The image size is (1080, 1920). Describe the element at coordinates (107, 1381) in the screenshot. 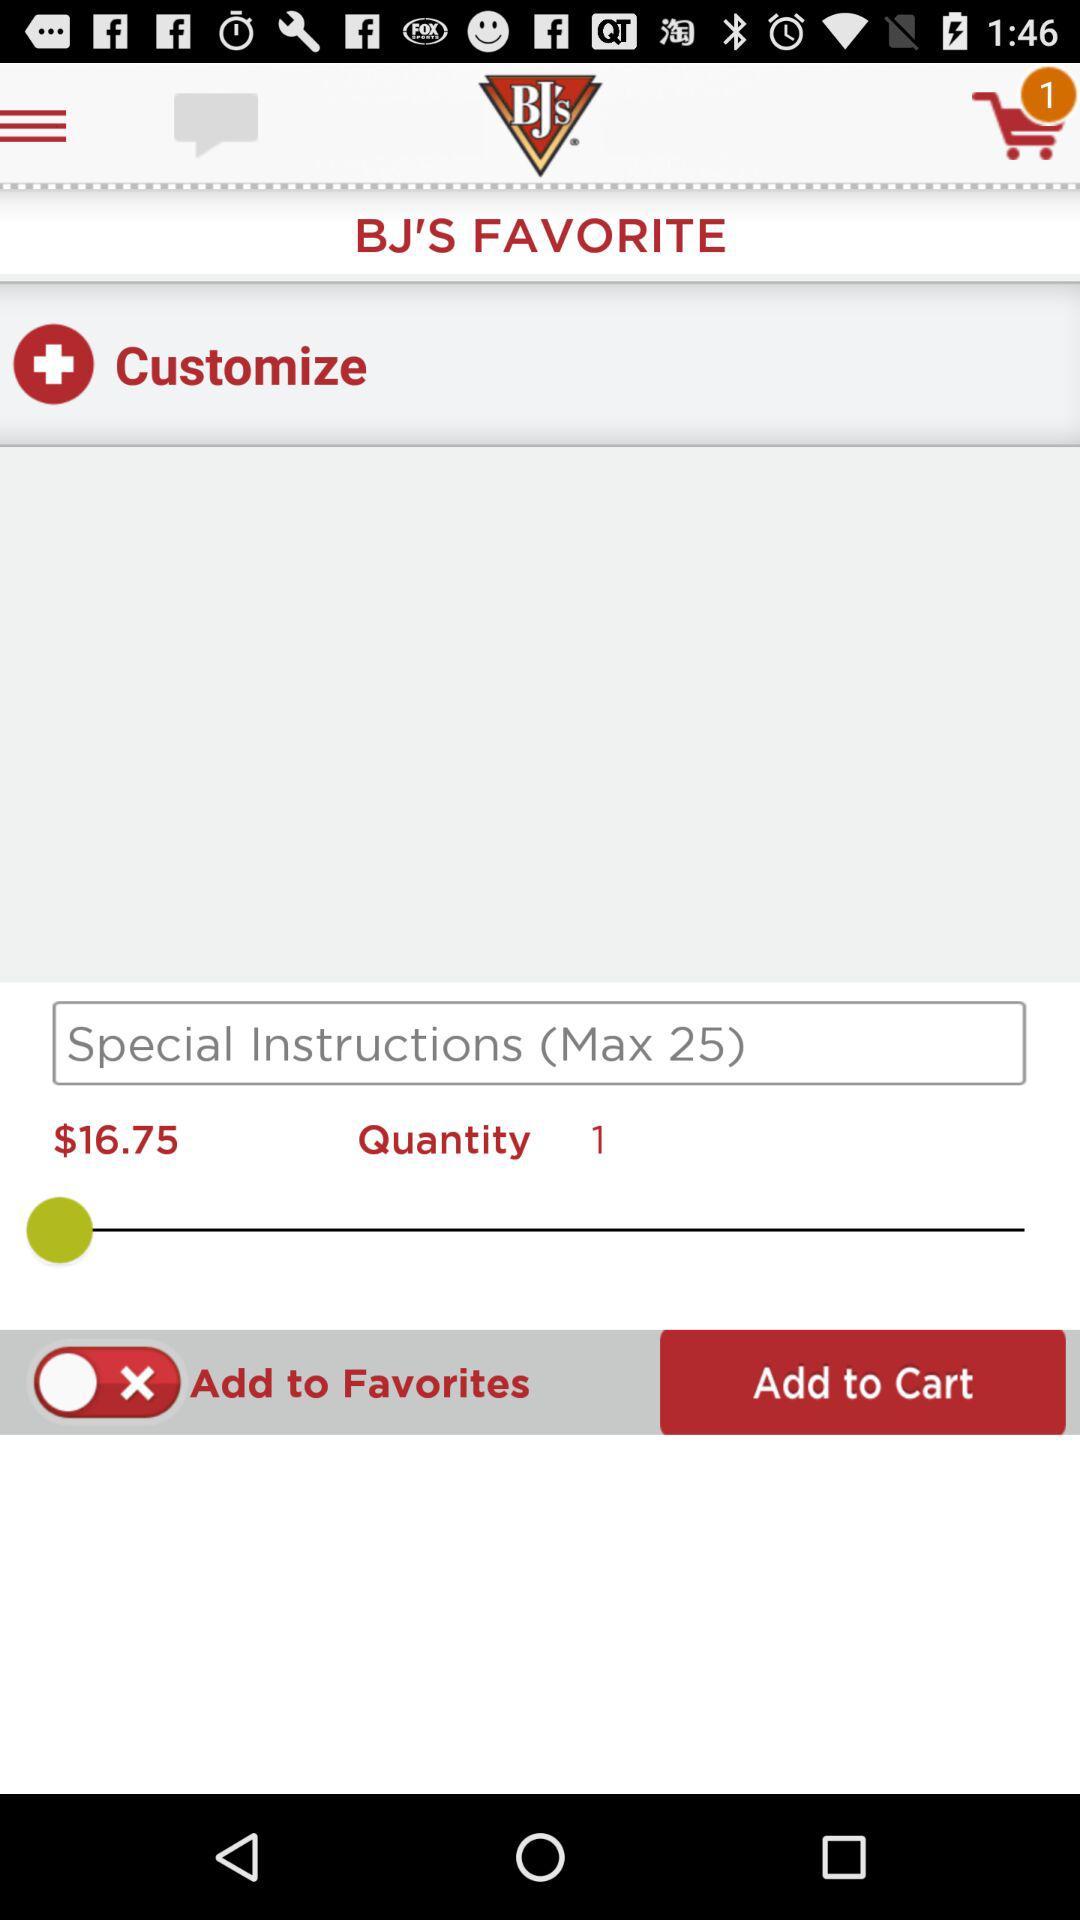

I see `to favorite option` at that location.